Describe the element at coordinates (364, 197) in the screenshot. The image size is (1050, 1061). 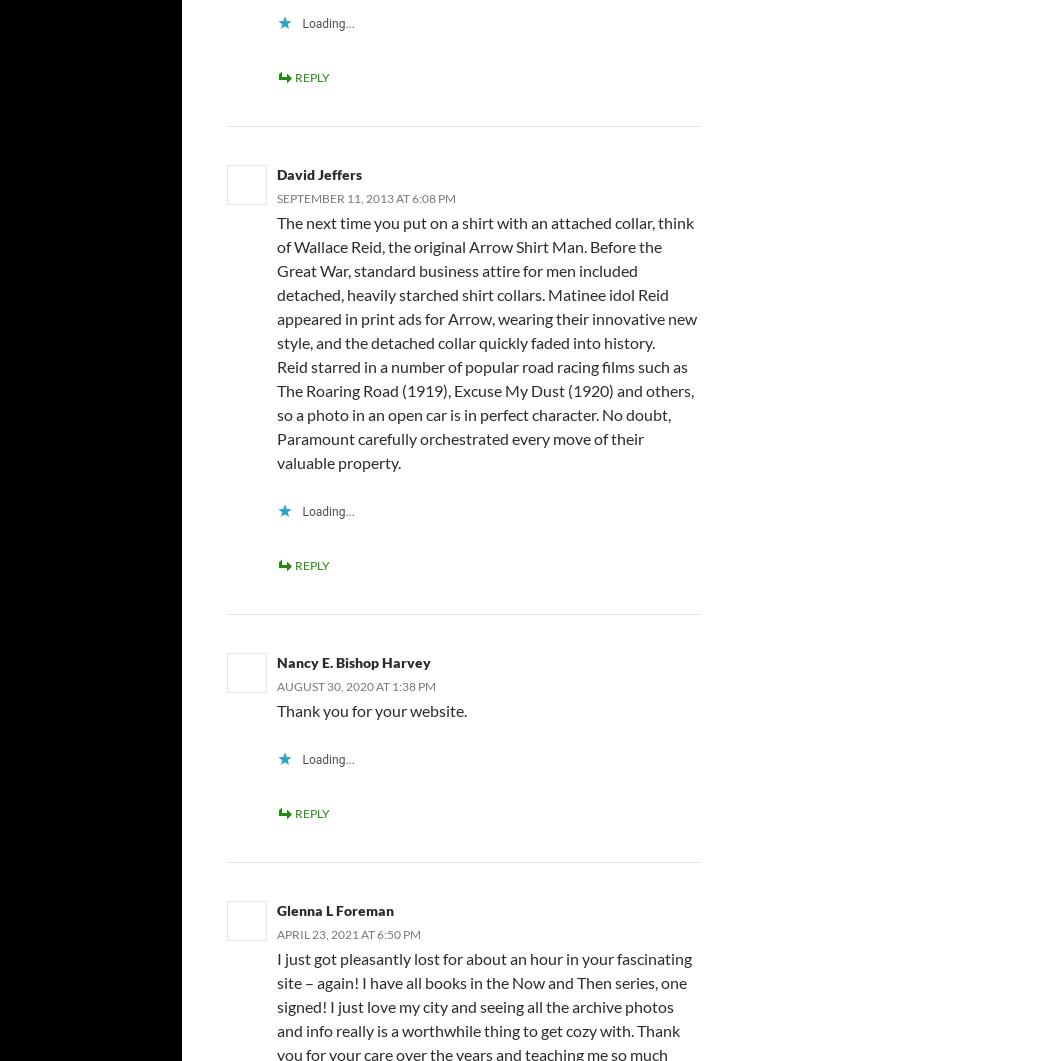
I see `'September 11, 2013 at 6:08 pm'` at that location.